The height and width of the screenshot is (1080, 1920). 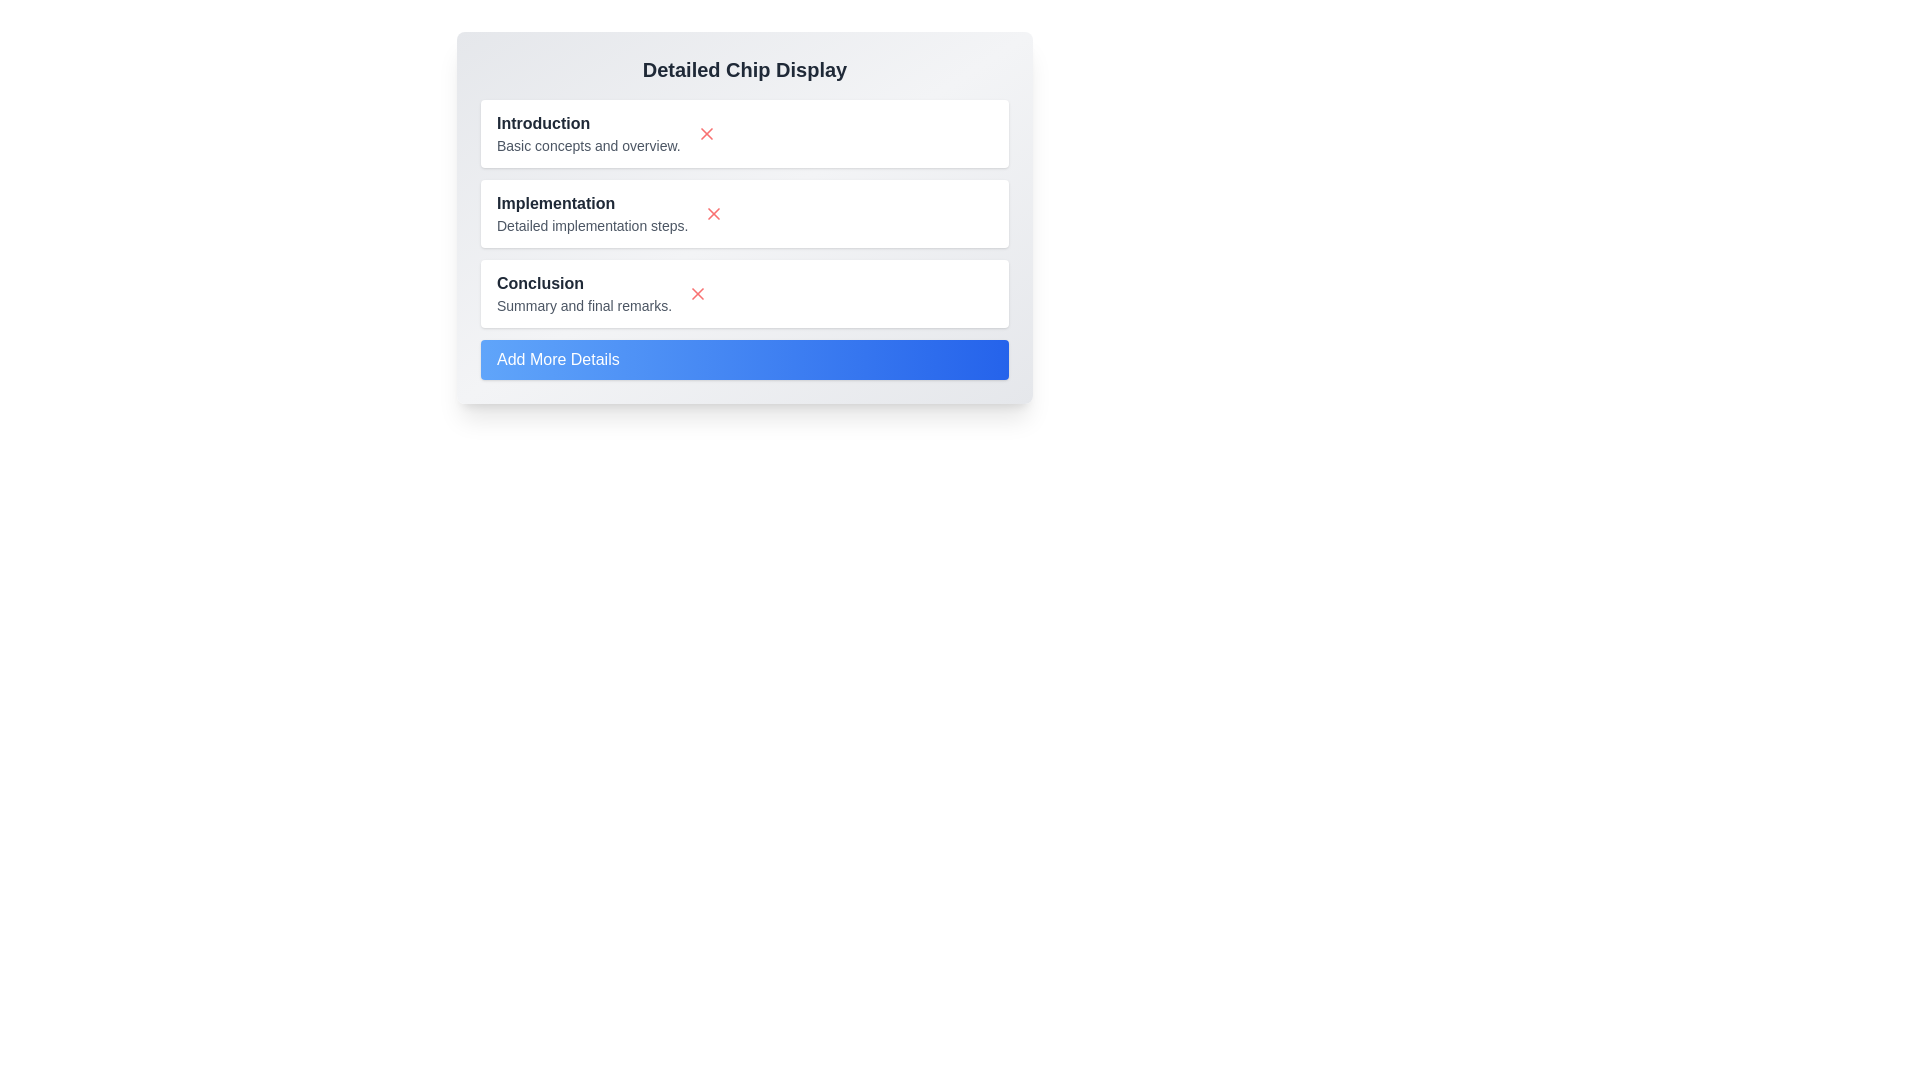 What do you see at coordinates (743, 358) in the screenshot?
I see `the 'Add More Details' button to add a new chip` at bounding box center [743, 358].